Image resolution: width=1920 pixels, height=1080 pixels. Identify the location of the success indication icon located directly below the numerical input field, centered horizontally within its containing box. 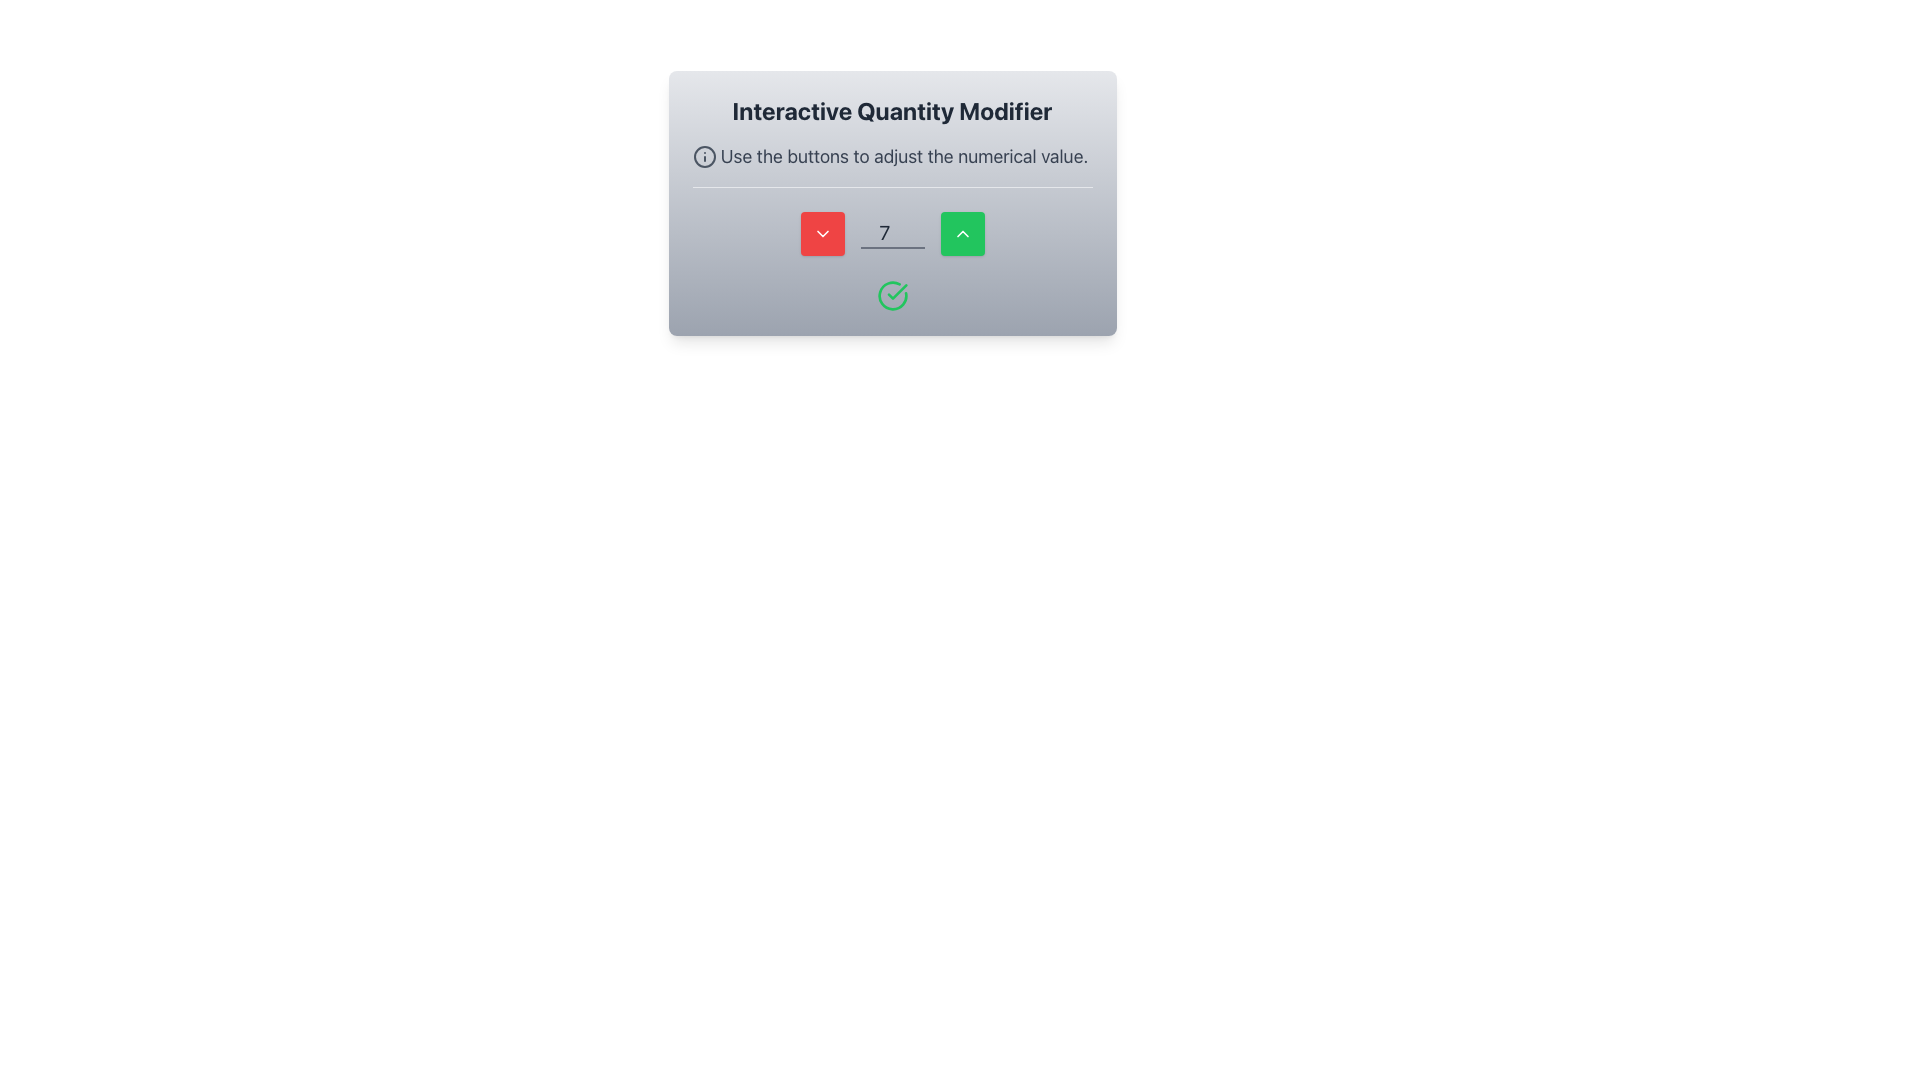
(891, 296).